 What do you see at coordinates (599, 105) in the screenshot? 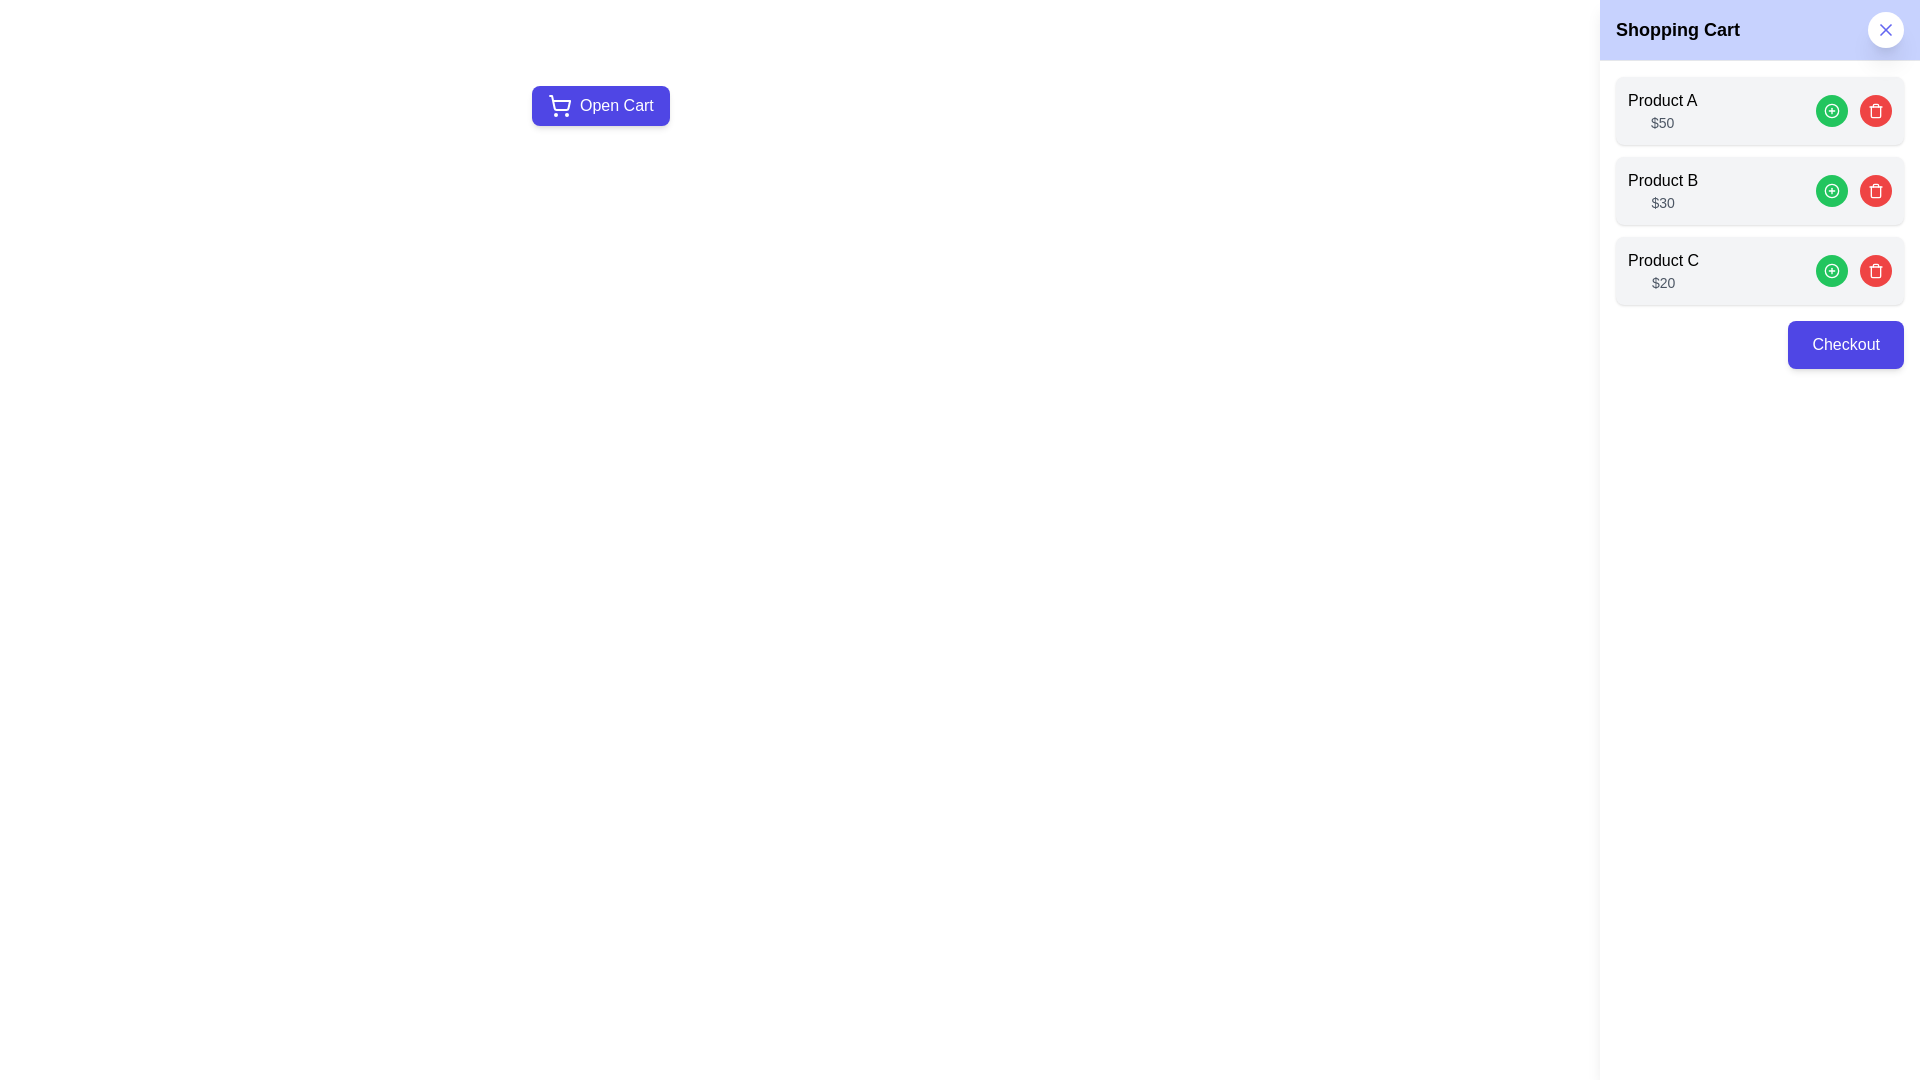
I see `the 'Open Cart' button to toggle the shopping cart drawer visibility` at bounding box center [599, 105].